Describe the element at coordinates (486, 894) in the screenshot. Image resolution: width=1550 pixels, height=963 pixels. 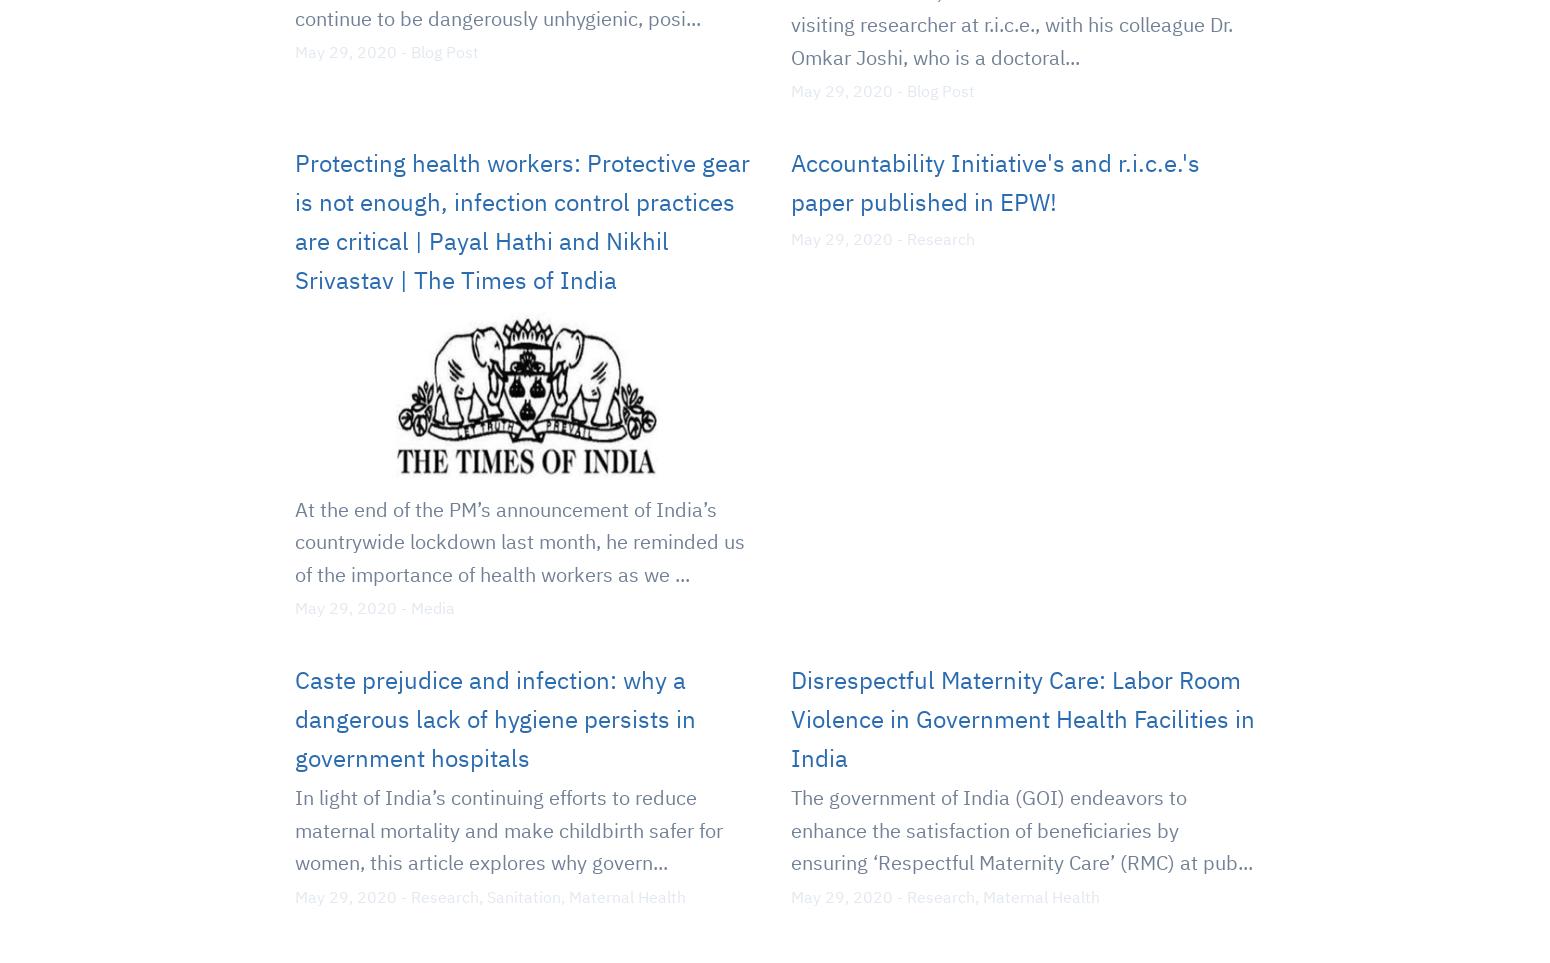
I see `'Sanitation'` at that location.